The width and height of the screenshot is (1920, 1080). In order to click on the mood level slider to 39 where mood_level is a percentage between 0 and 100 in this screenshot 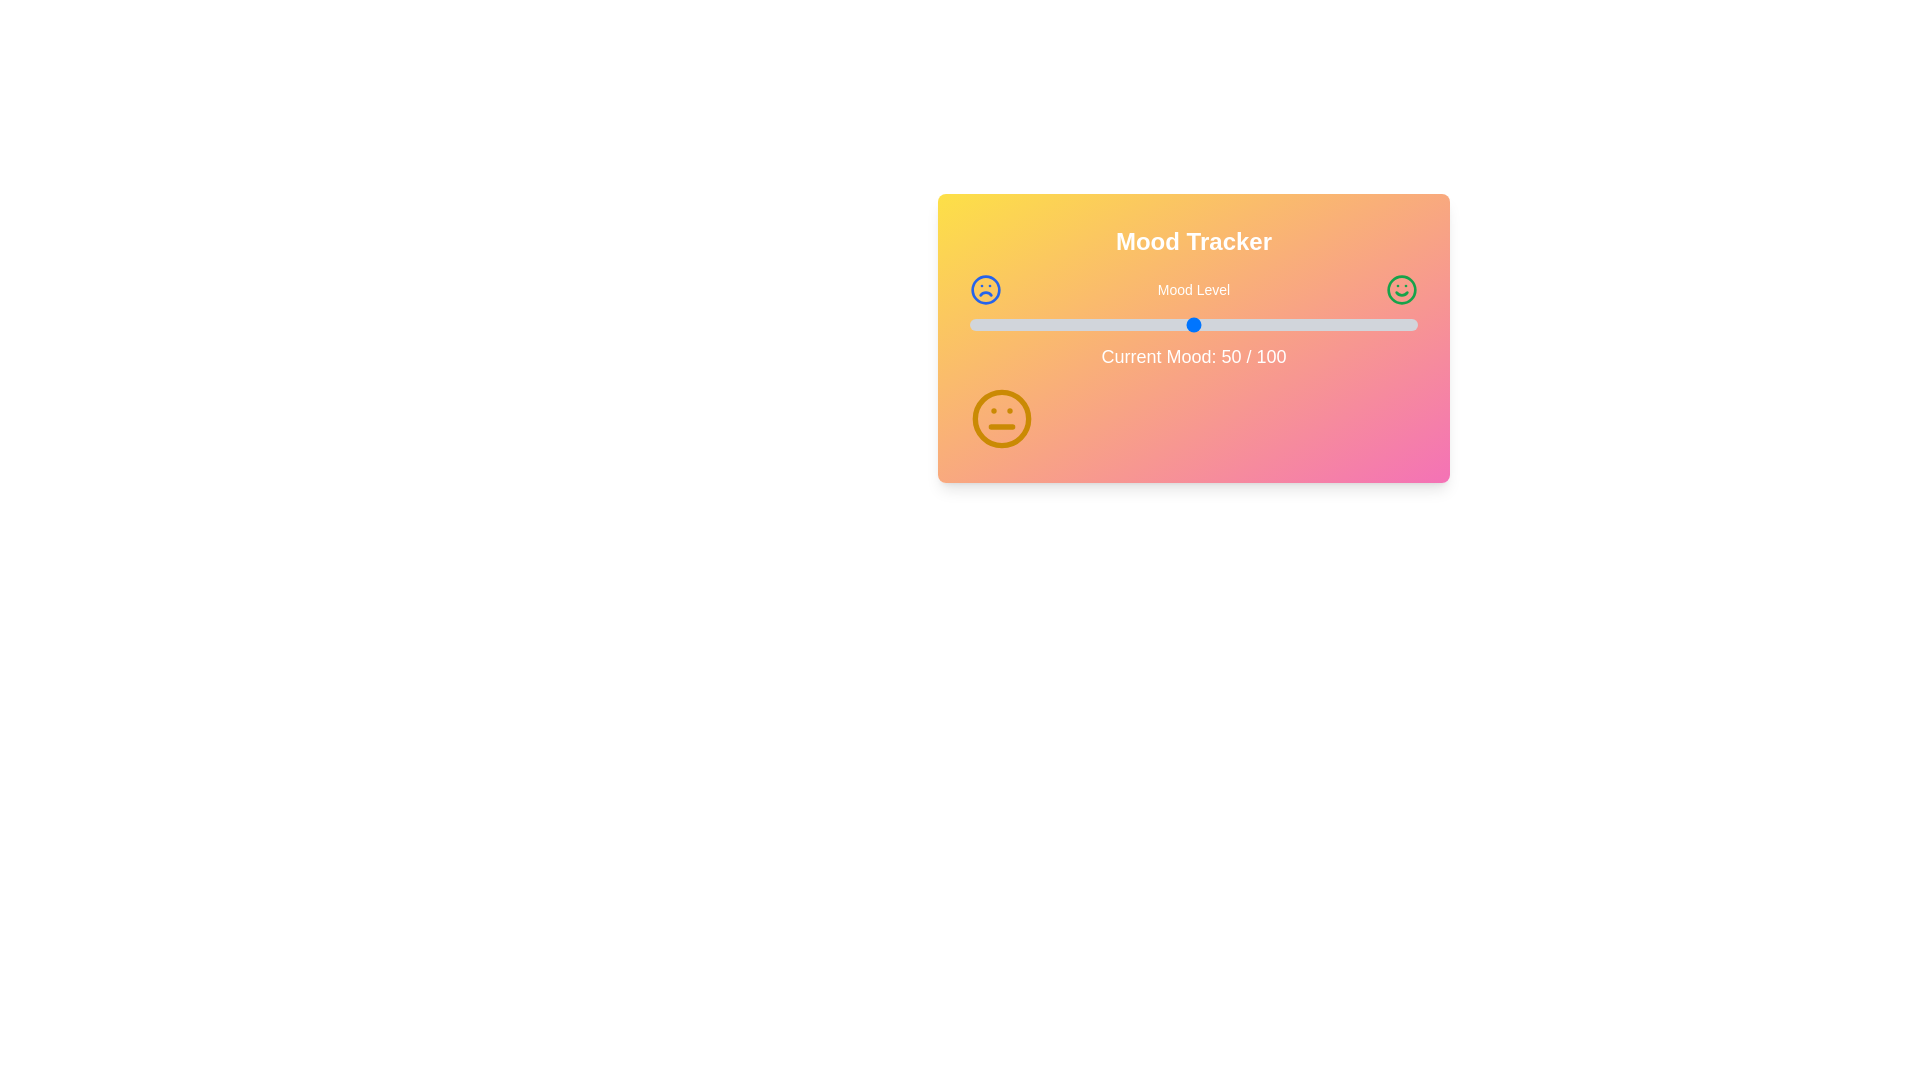, I will do `click(1144, 323)`.